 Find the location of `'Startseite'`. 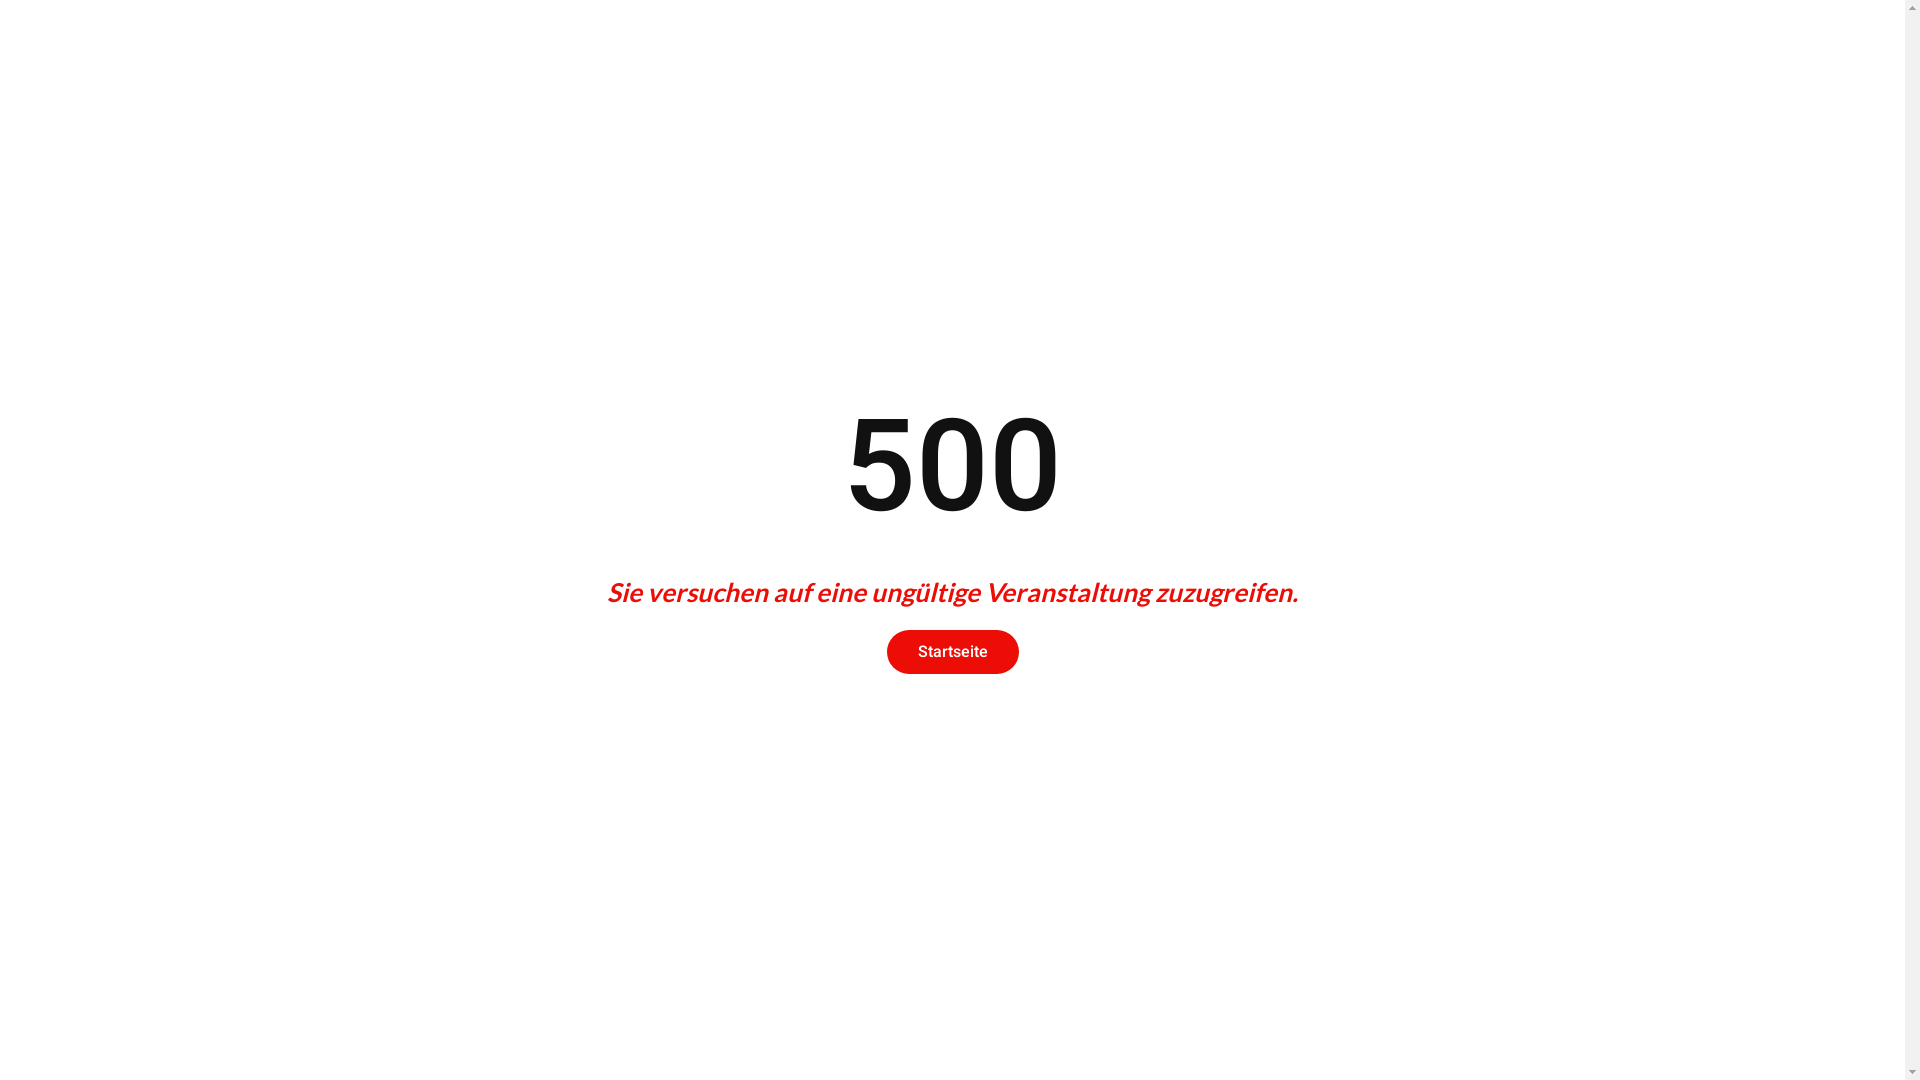

'Startseite' is located at coordinates (950, 651).